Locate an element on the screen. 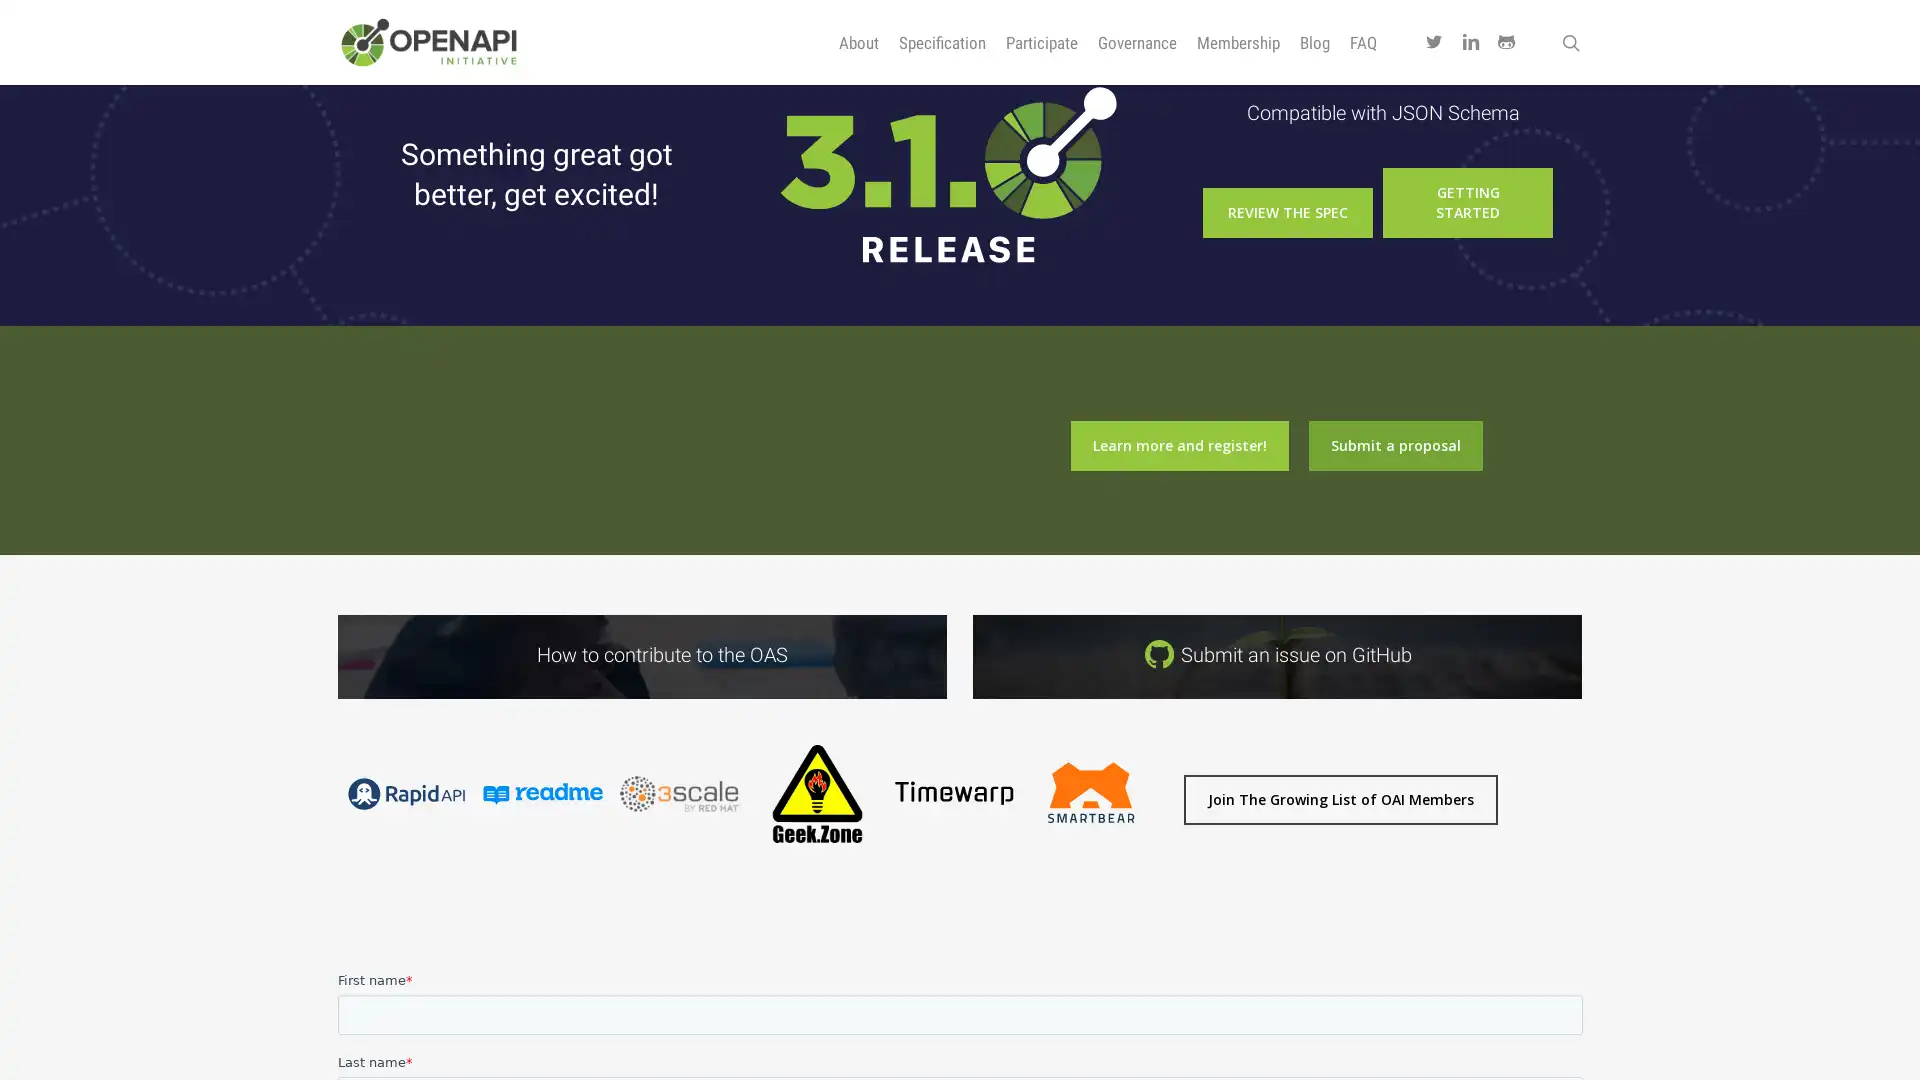  Next is located at coordinates (1169, 859).